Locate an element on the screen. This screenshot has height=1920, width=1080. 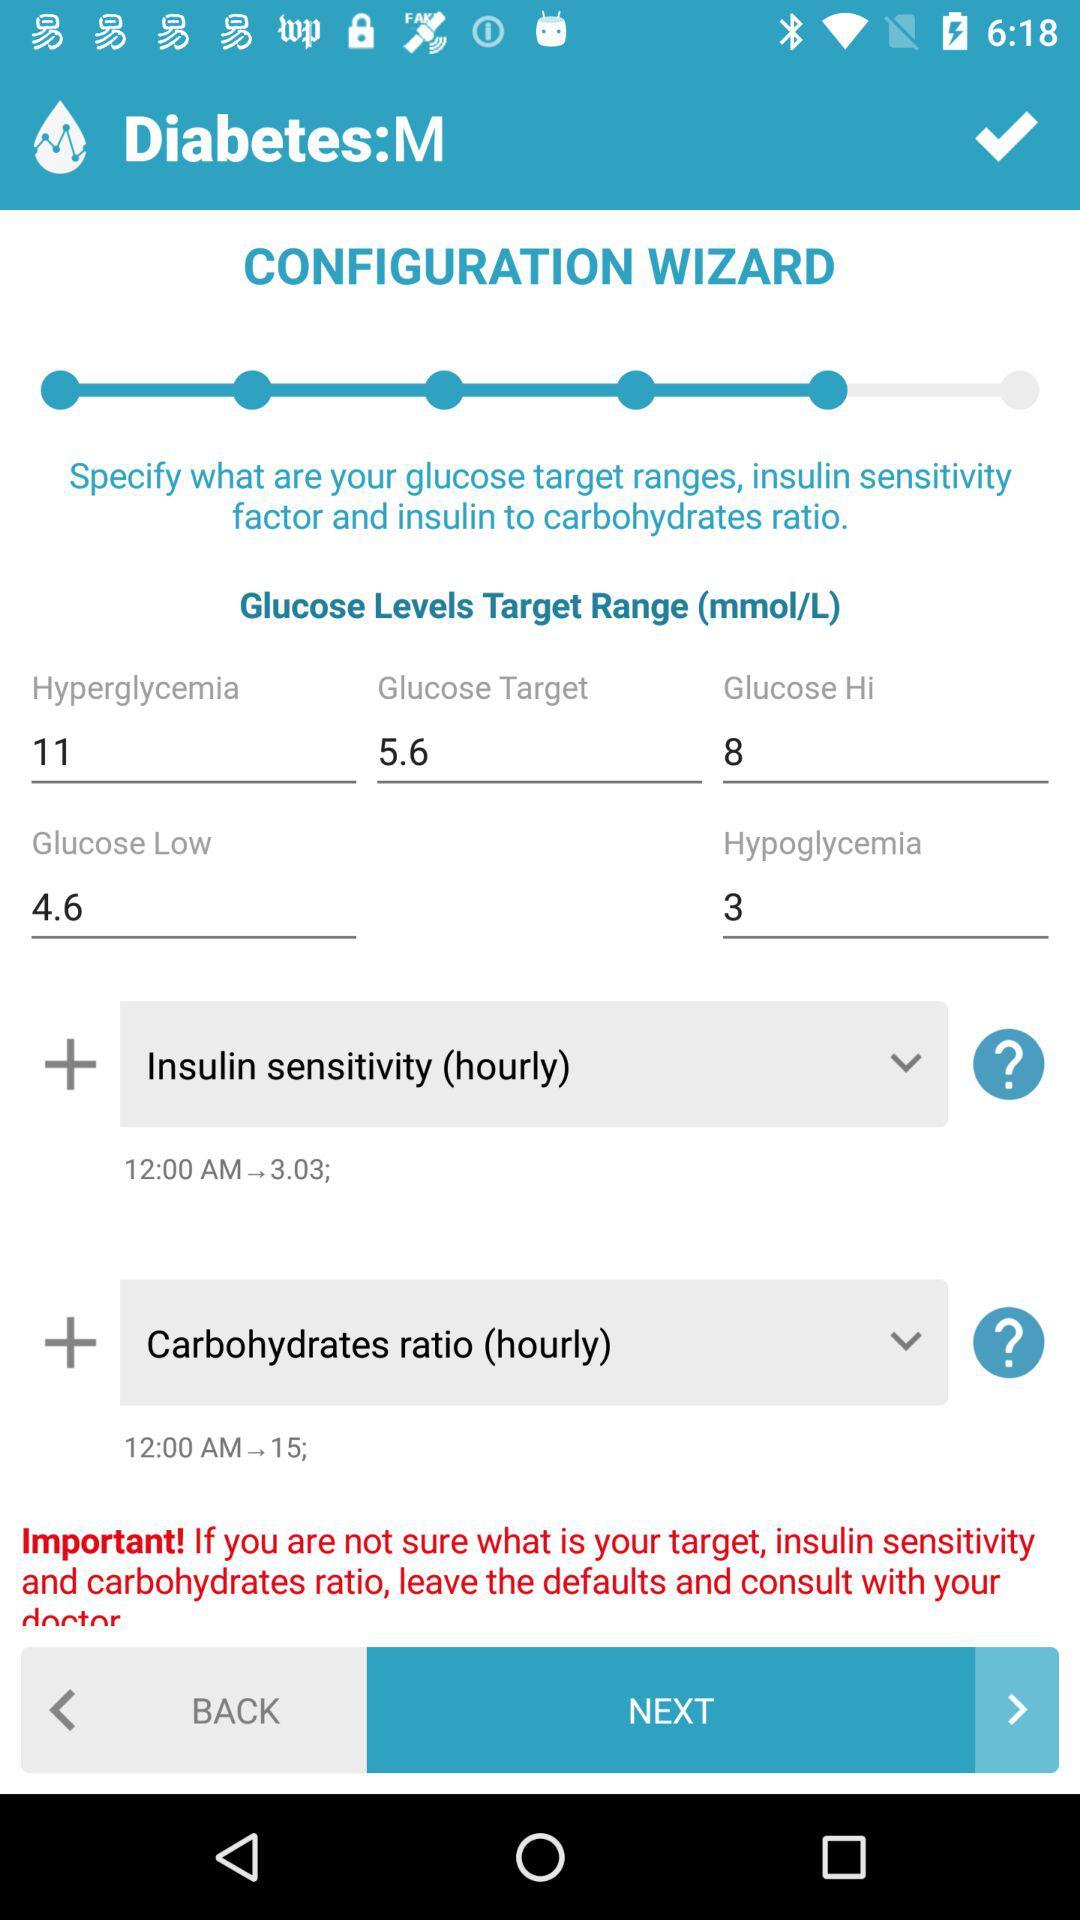
icon below the important if you item is located at coordinates (193, 1708).